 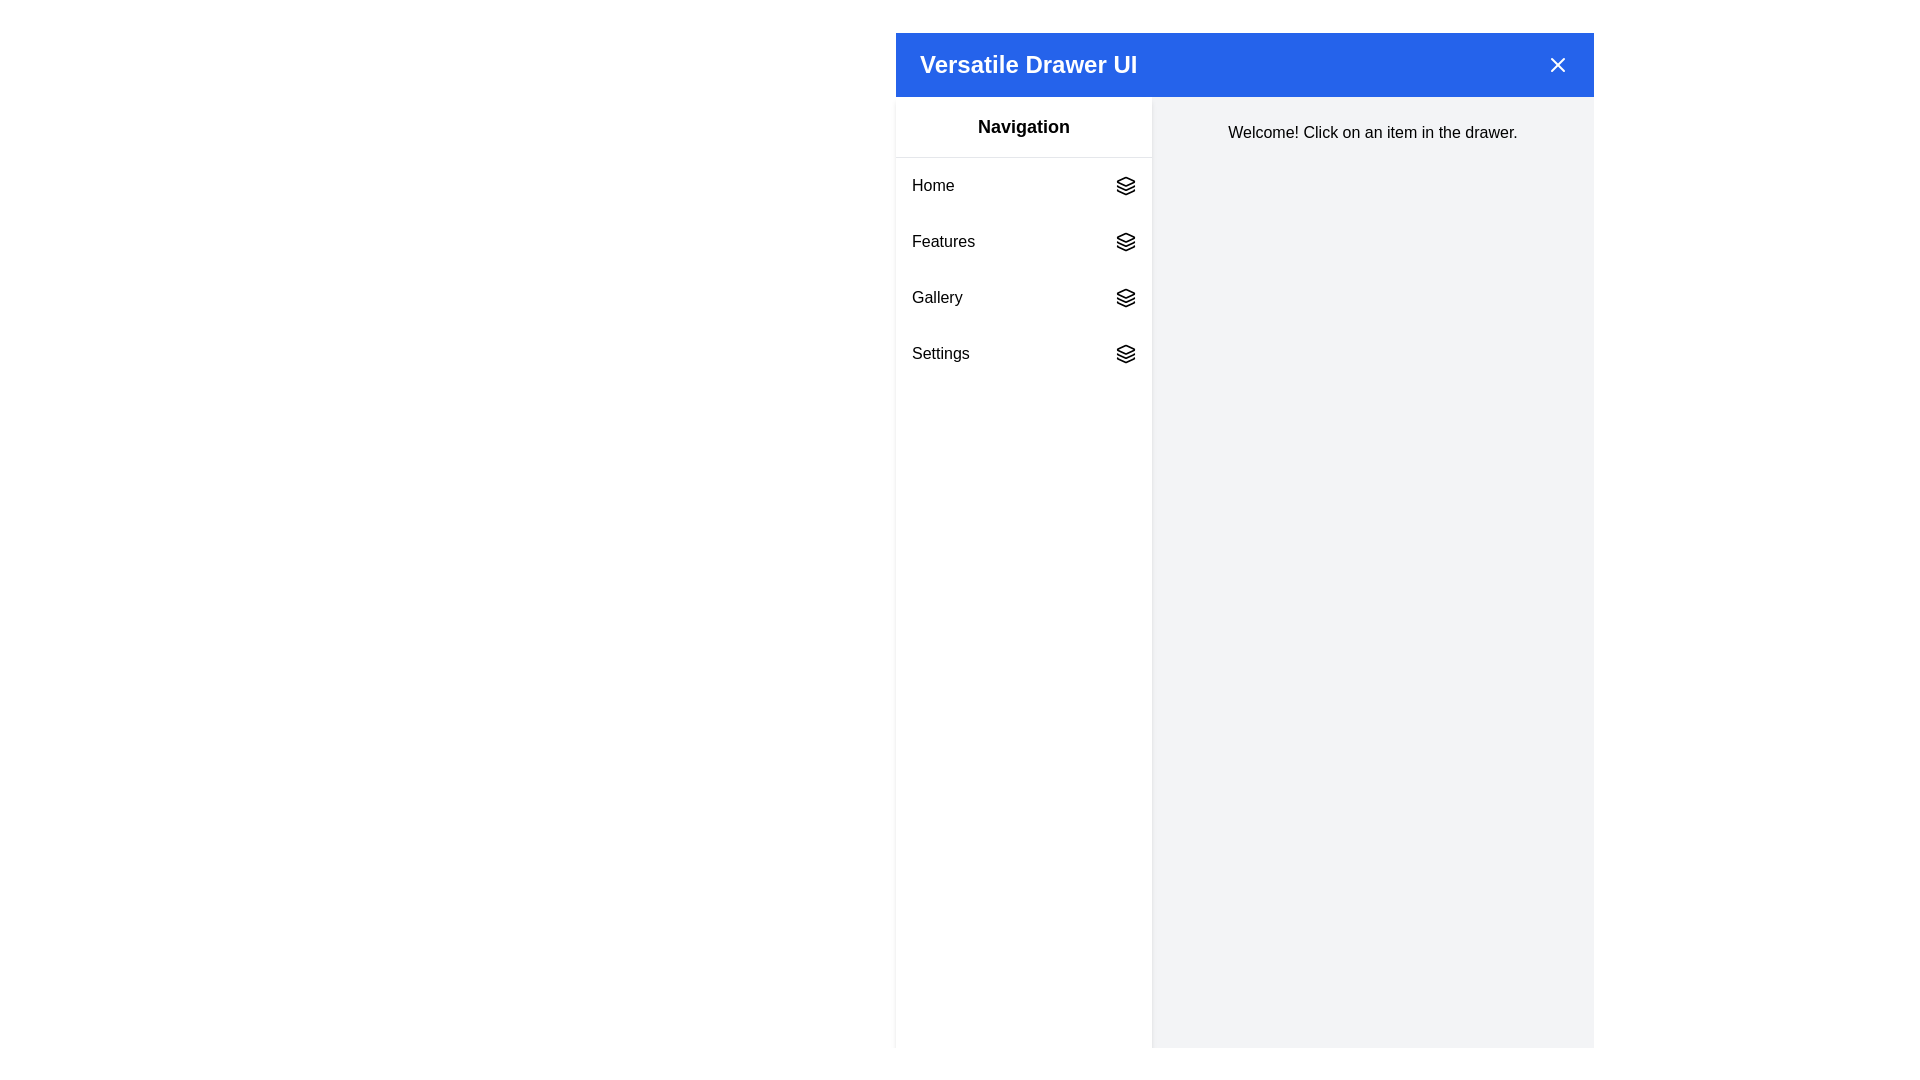 What do you see at coordinates (1023, 353) in the screenshot?
I see `the 'Settings' menu item, which is the fourth item in the vertical navigation menu` at bounding box center [1023, 353].